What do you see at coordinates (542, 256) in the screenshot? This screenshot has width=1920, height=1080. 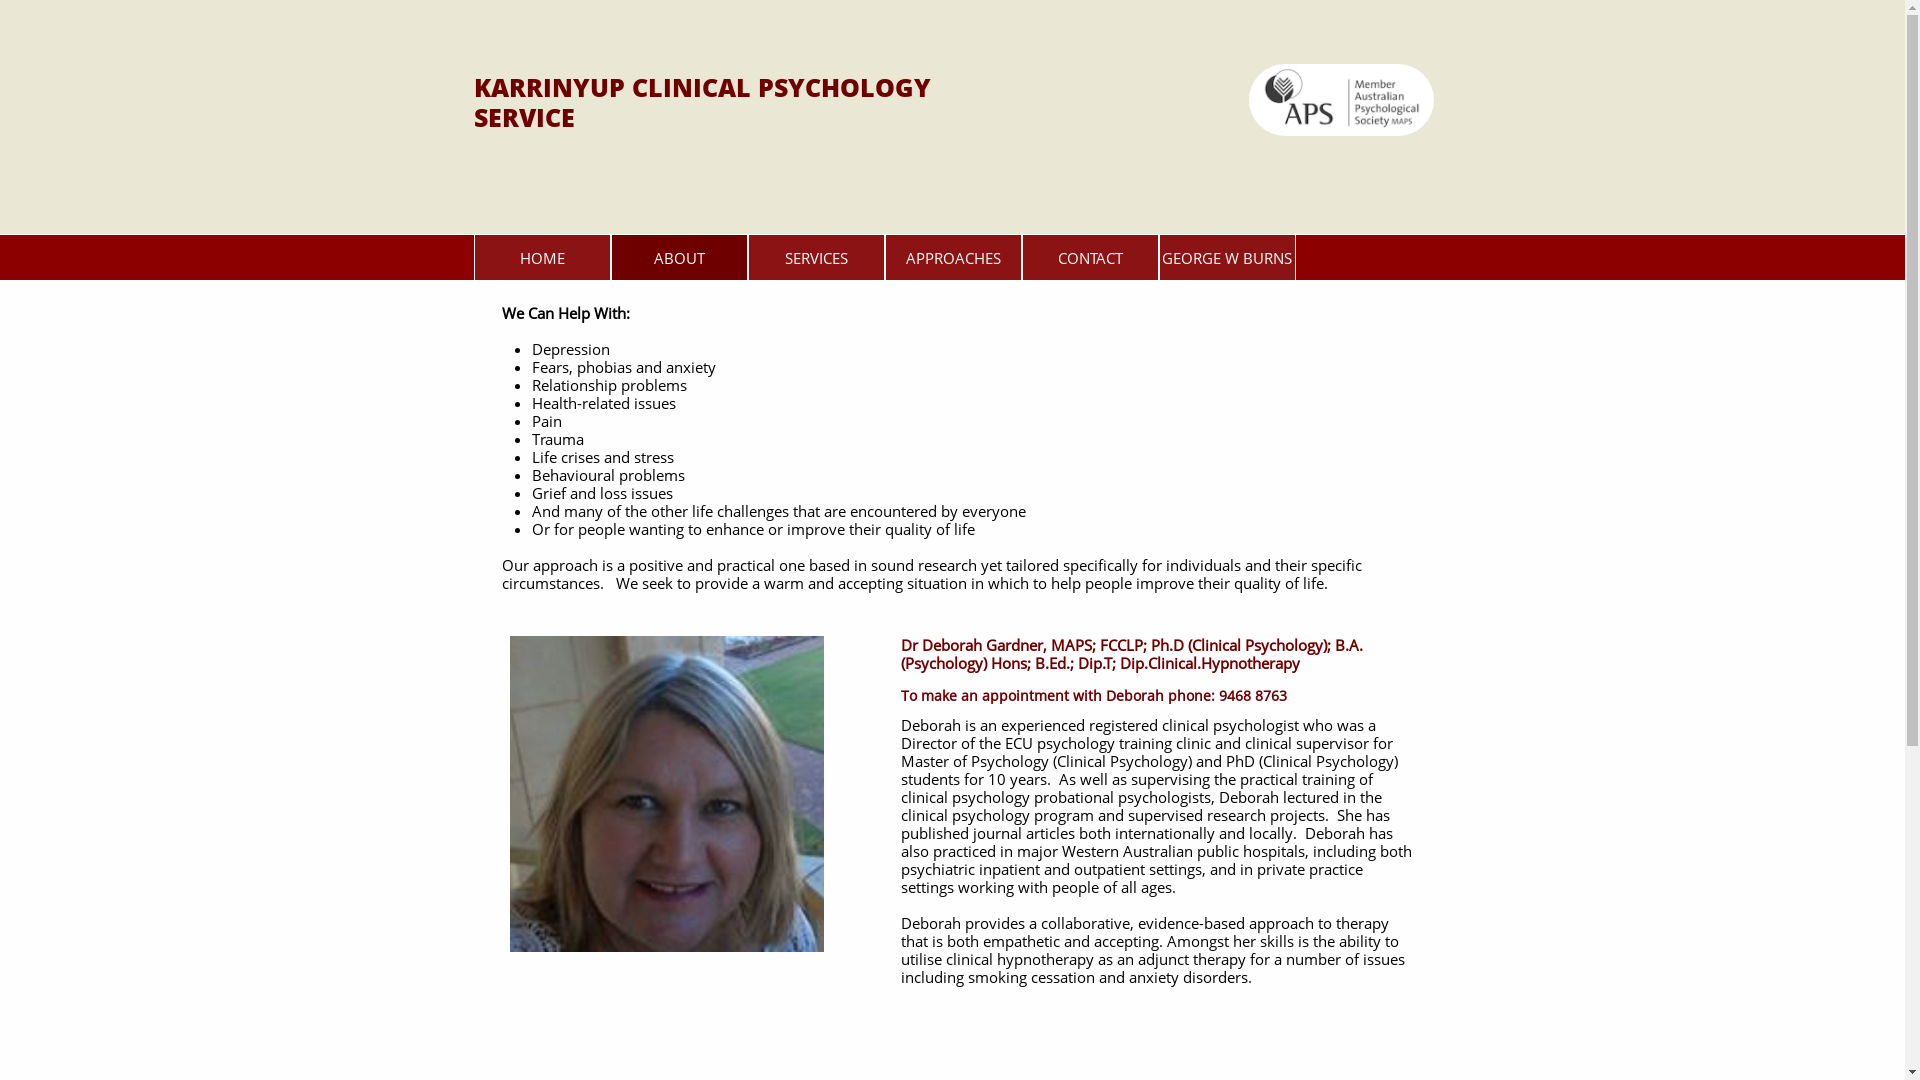 I see `'HOME'` at bounding box center [542, 256].